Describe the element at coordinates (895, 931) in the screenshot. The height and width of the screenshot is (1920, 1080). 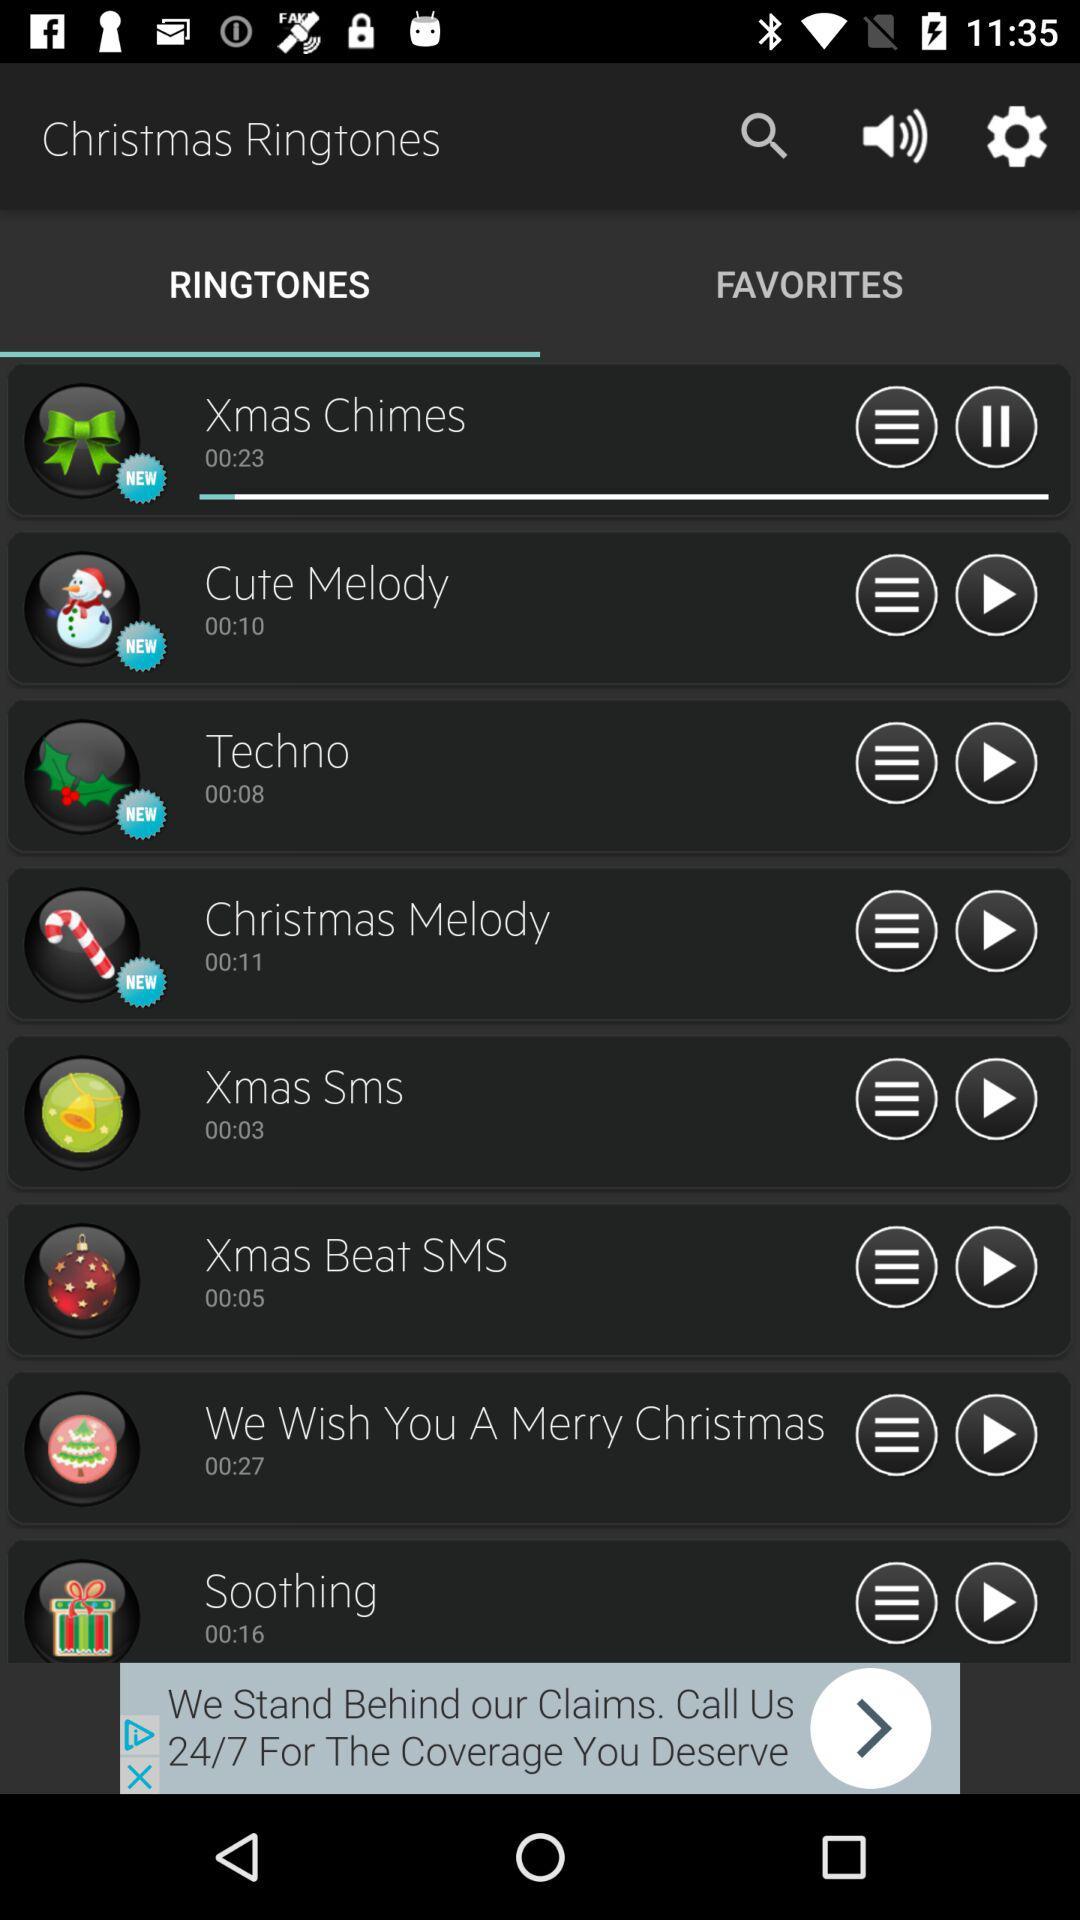
I see `see details` at that location.